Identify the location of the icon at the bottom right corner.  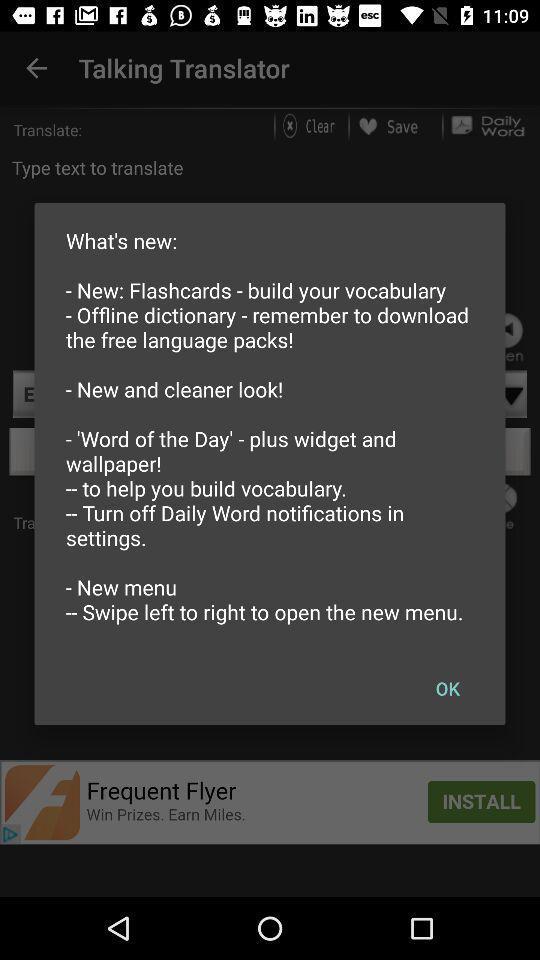
(447, 688).